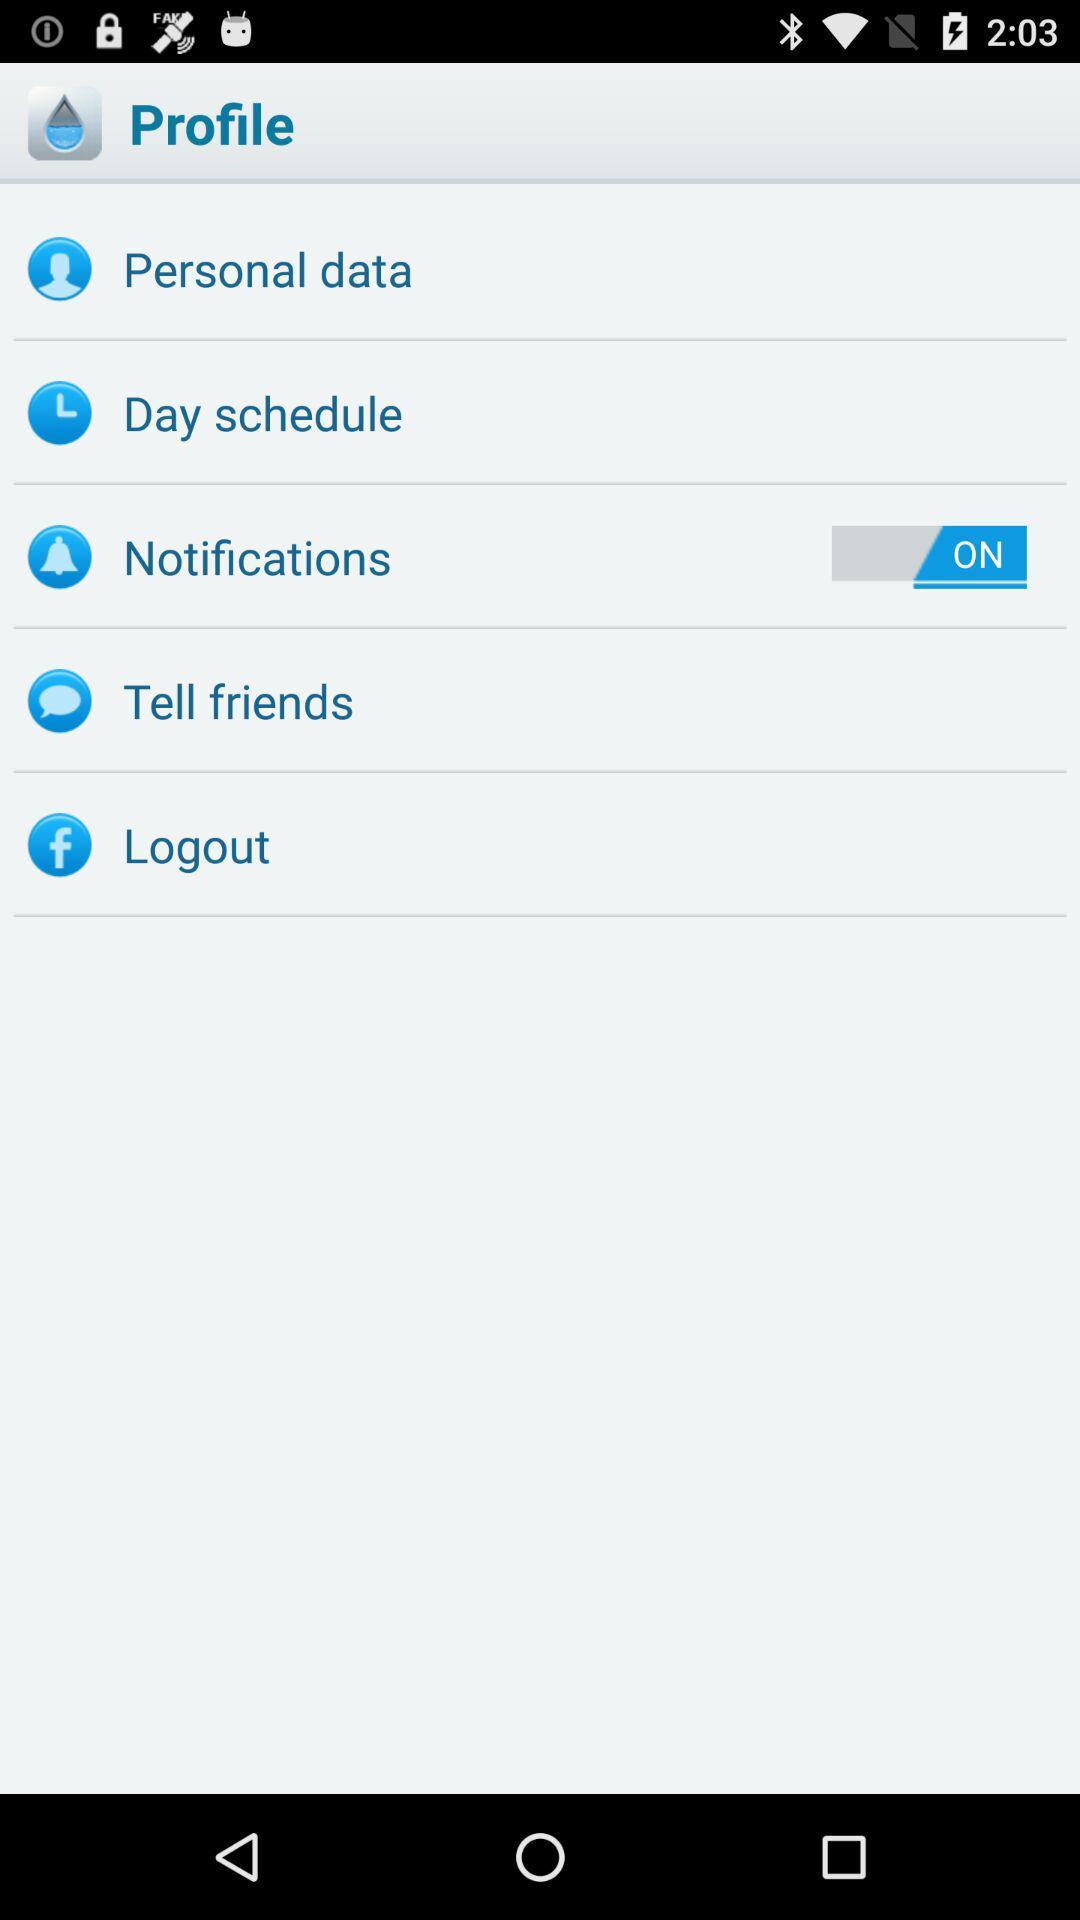 Image resolution: width=1080 pixels, height=1920 pixels. What do you see at coordinates (929, 557) in the screenshot?
I see `on item` at bounding box center [929, 557].